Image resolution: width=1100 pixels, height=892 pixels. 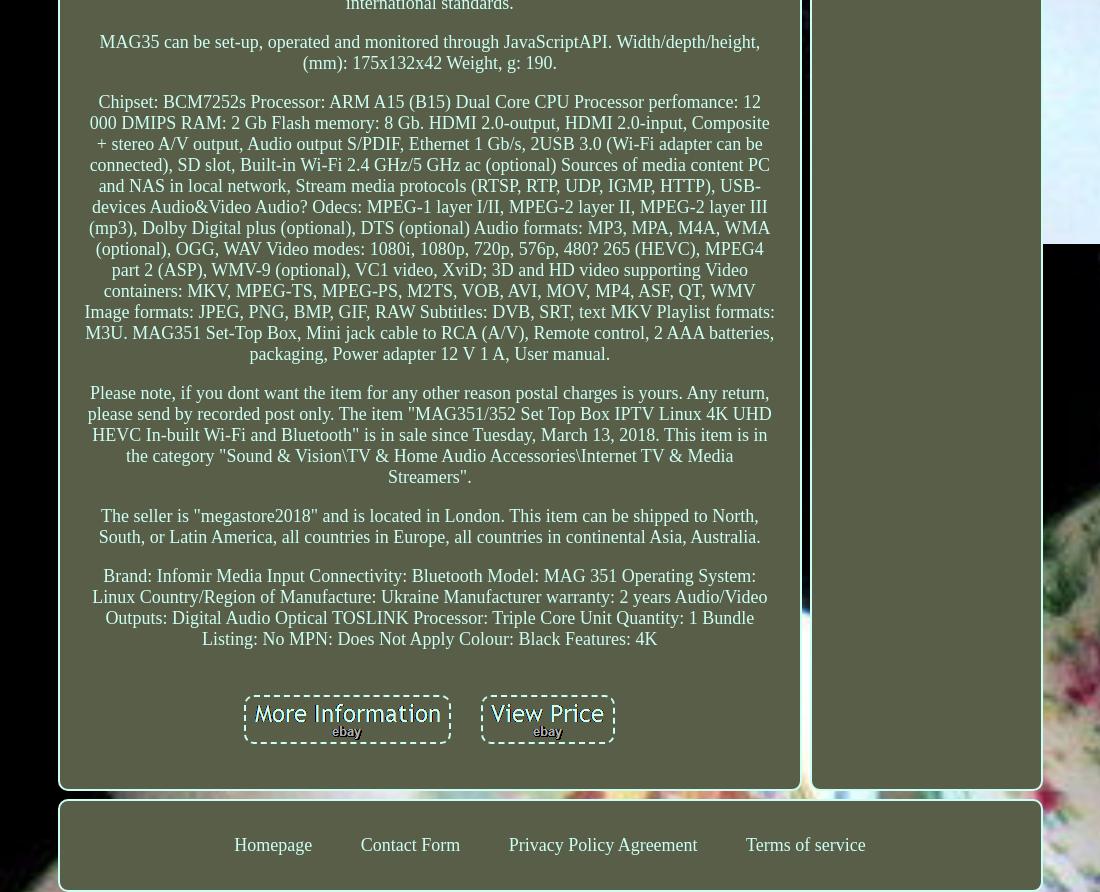 I want to click on 'Colour: Black', so click(x=509, y=638).